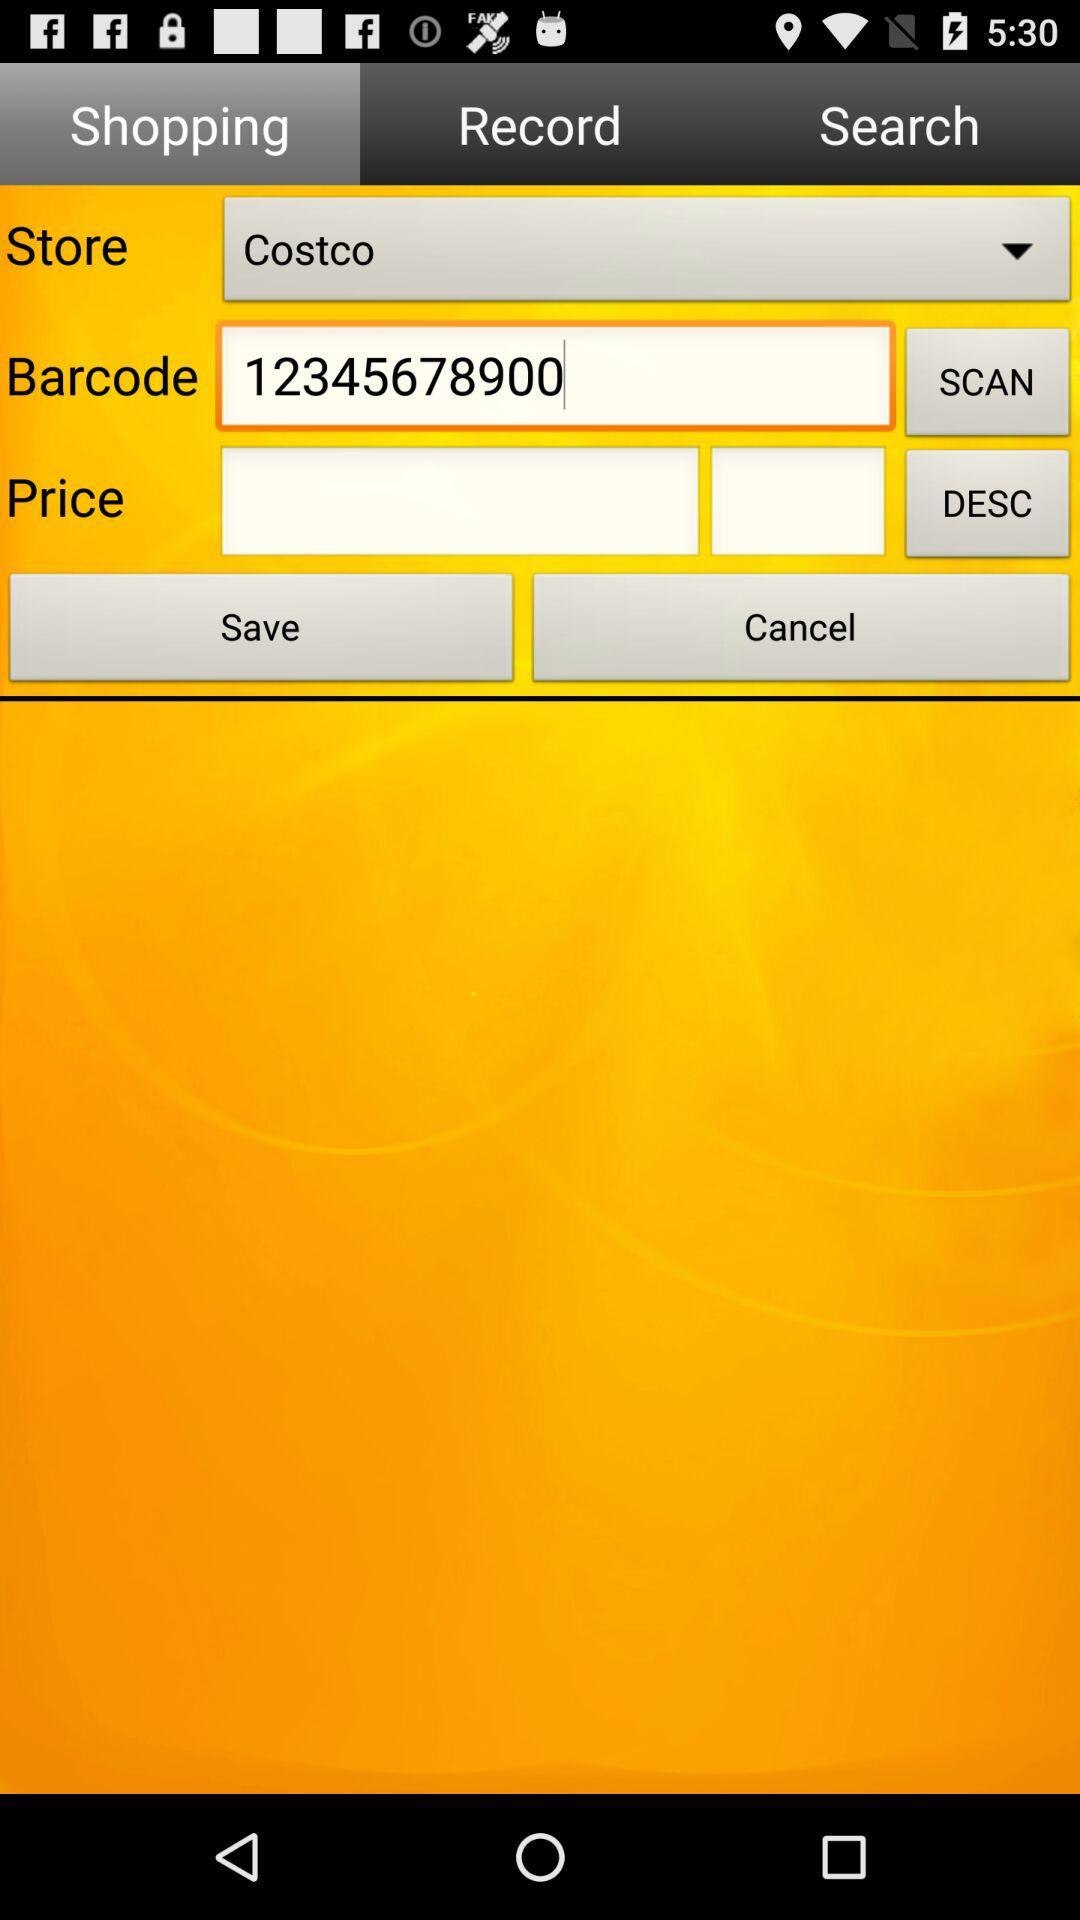  I want to click on choose unit, so click(797, 507).